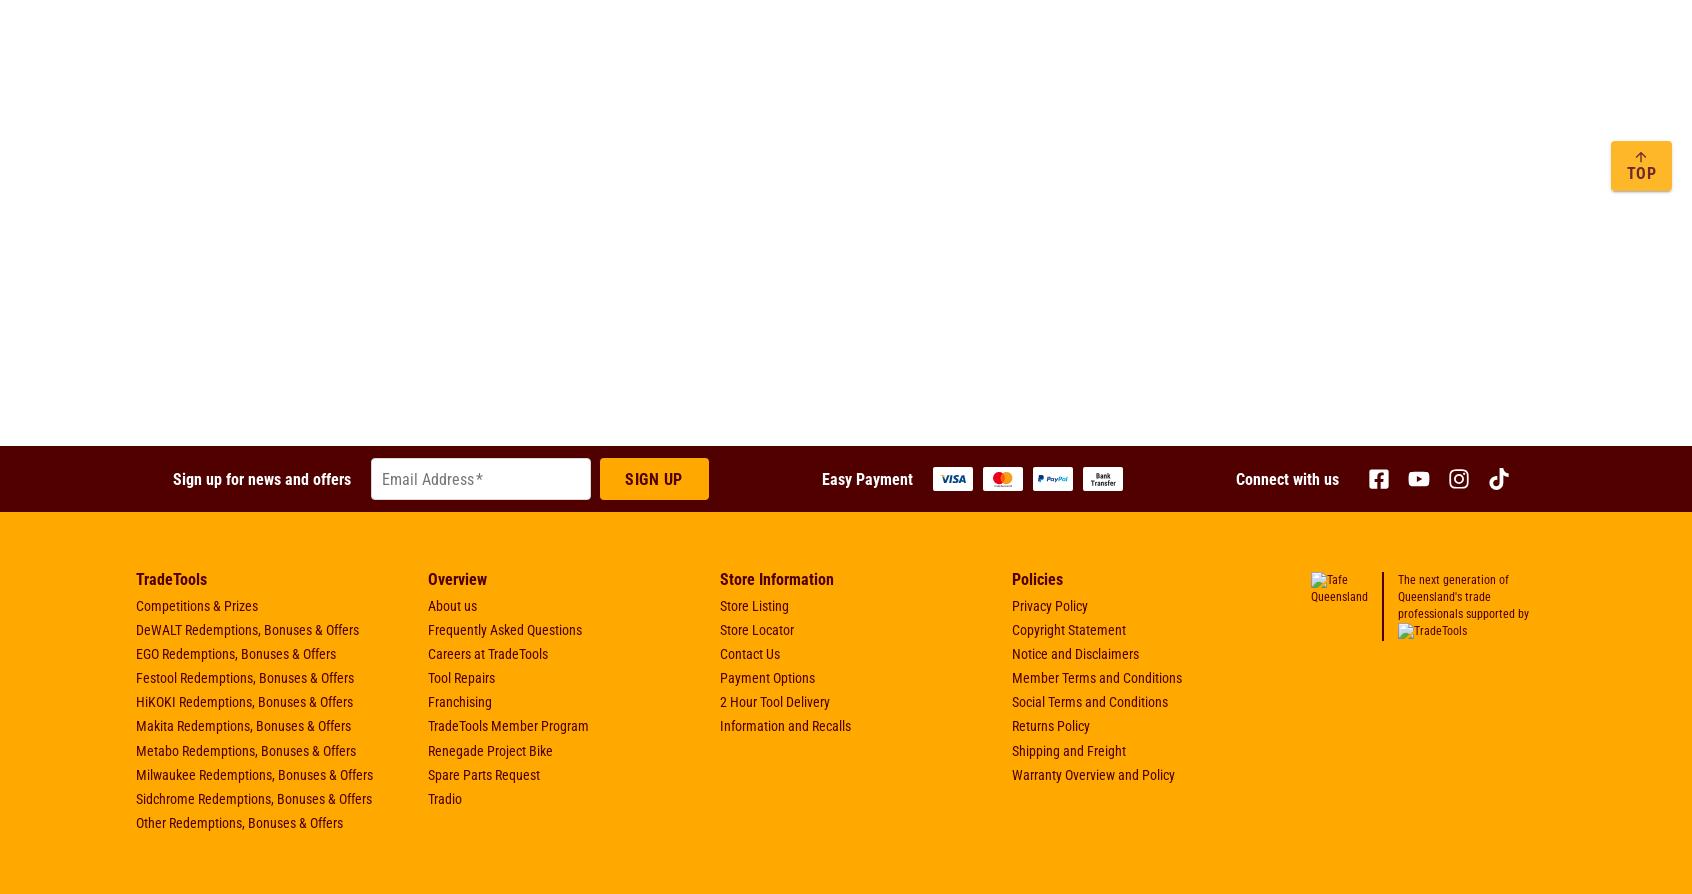  Describe the element at coordinates (489, 748) in the screenshot. I see `'Renegade Project Bike'` at that location.